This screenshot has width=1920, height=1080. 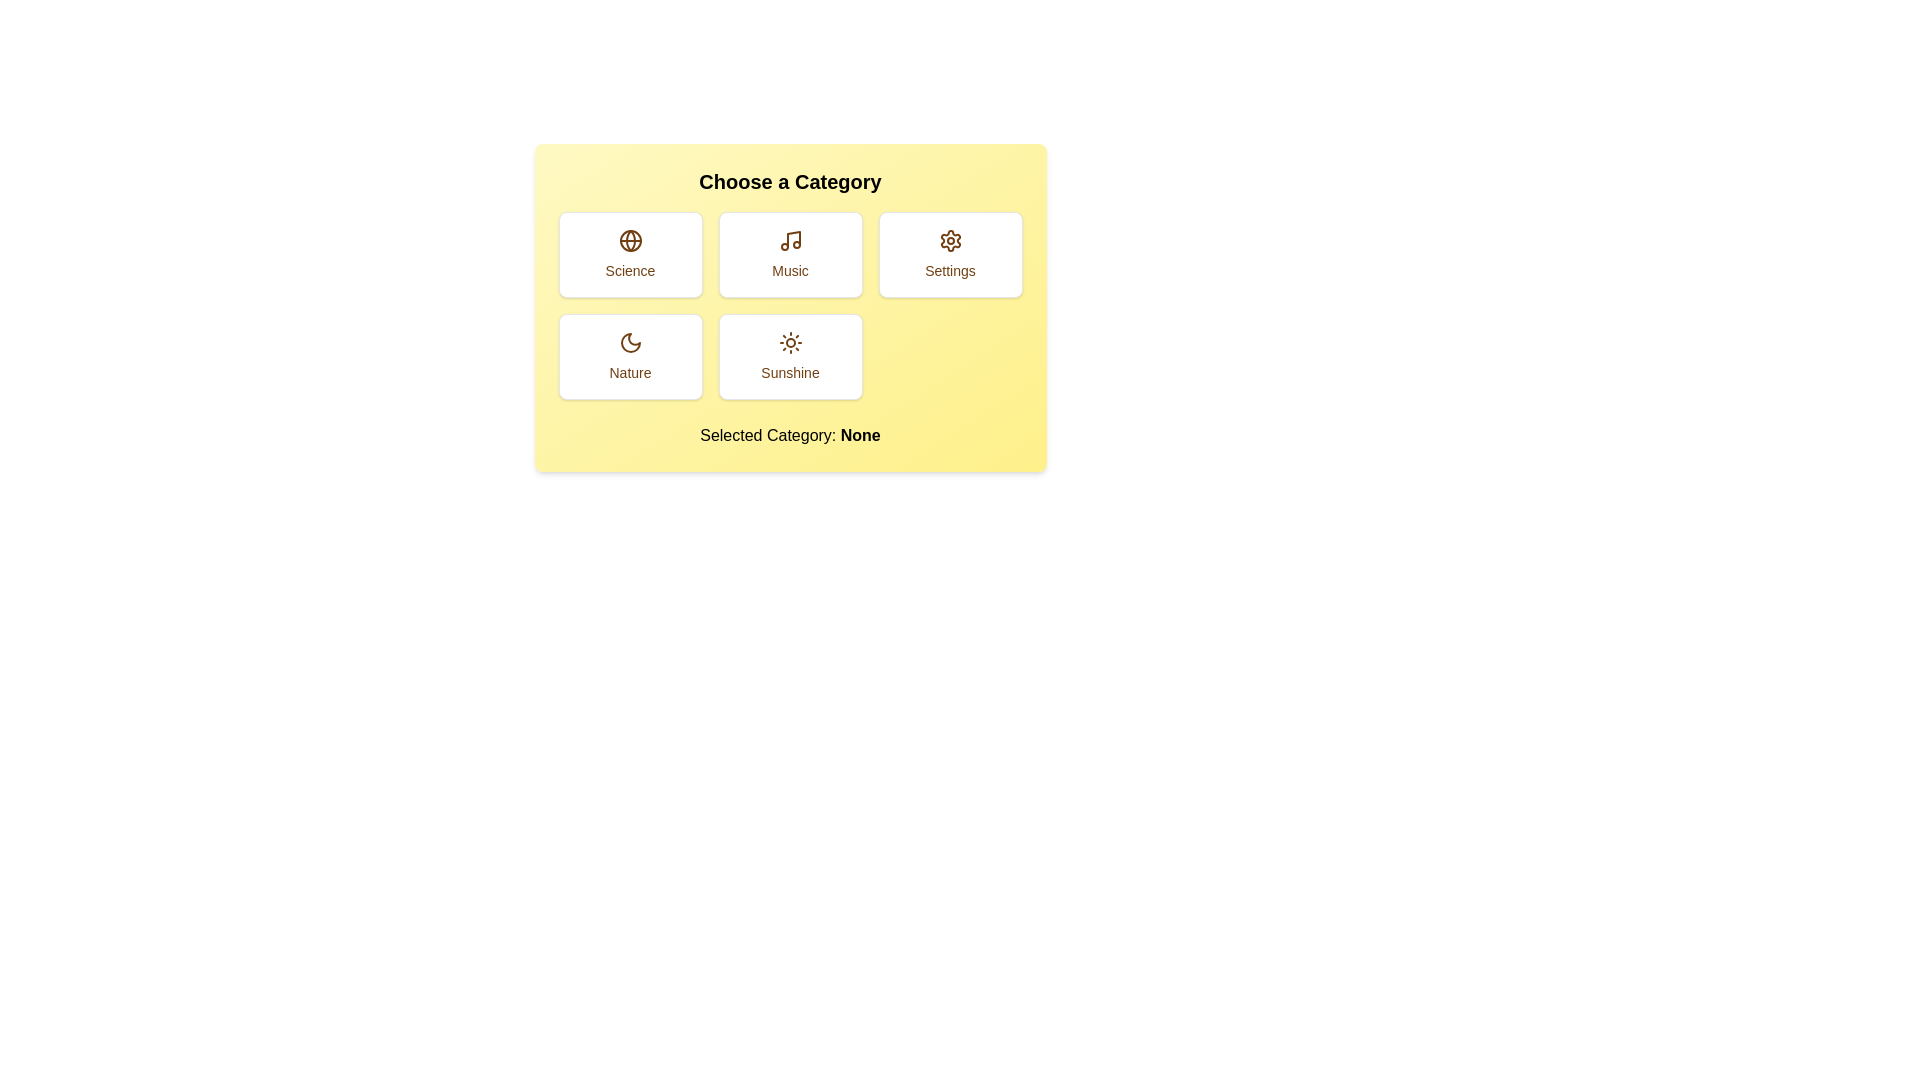 I want to click on the static text label for the 'Music' category, which is located below the SVG musical note icon in the first row of the category cards, so click(x=789, y=270).